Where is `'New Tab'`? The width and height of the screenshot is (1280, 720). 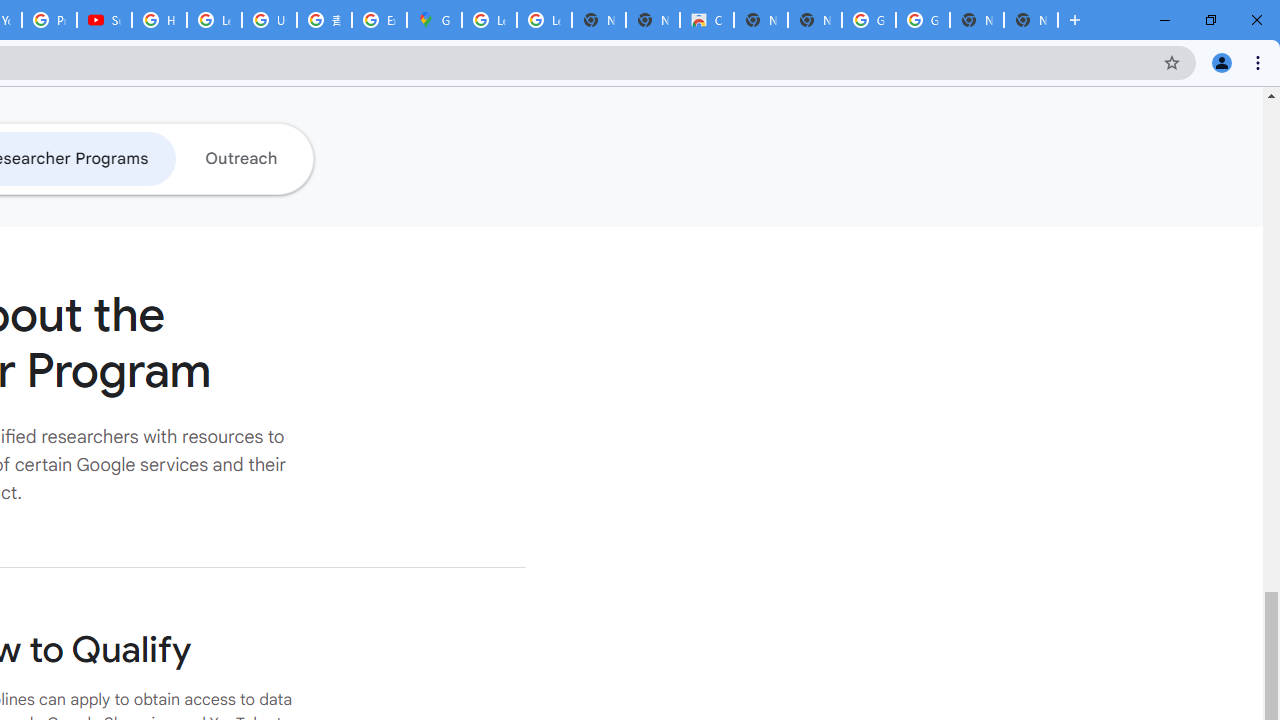 'New Tab' is located at coordinates (1031, 20).